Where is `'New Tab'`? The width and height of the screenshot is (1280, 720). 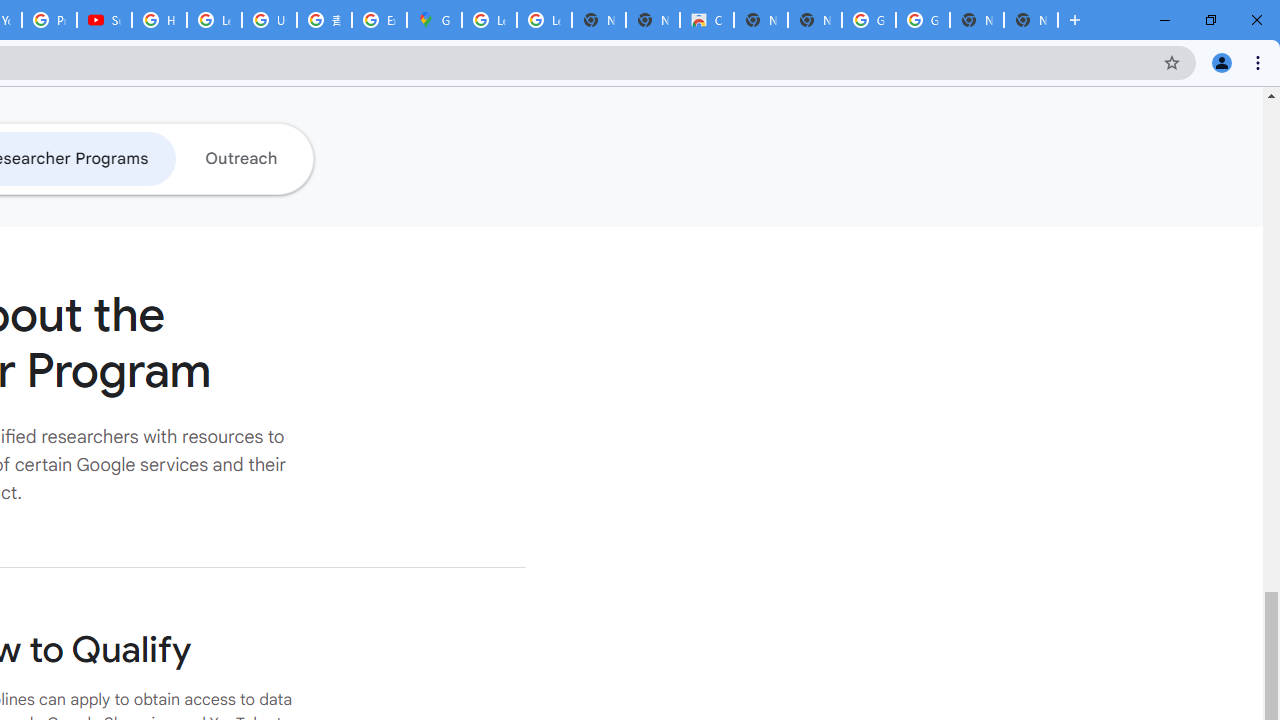 'New Tab' is located at coordinates (1031, 20).